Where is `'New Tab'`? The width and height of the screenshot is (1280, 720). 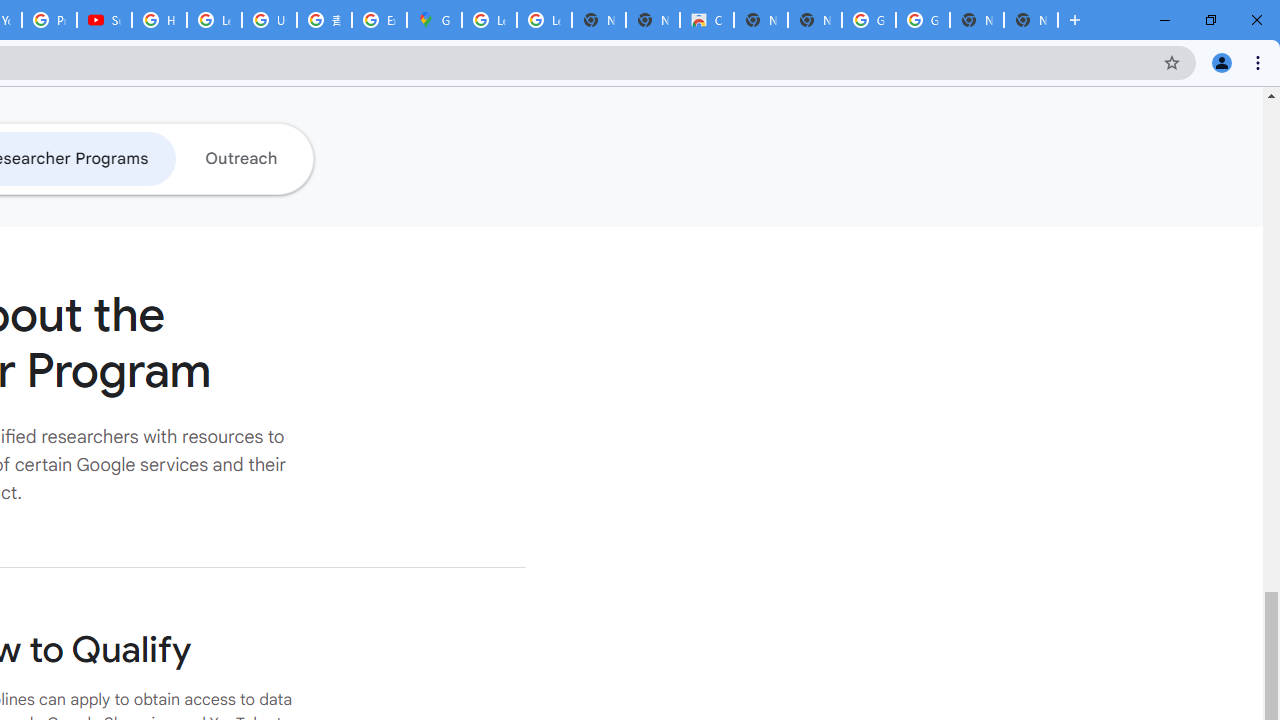 'New Tab' is located at coordinates (1031, 20).